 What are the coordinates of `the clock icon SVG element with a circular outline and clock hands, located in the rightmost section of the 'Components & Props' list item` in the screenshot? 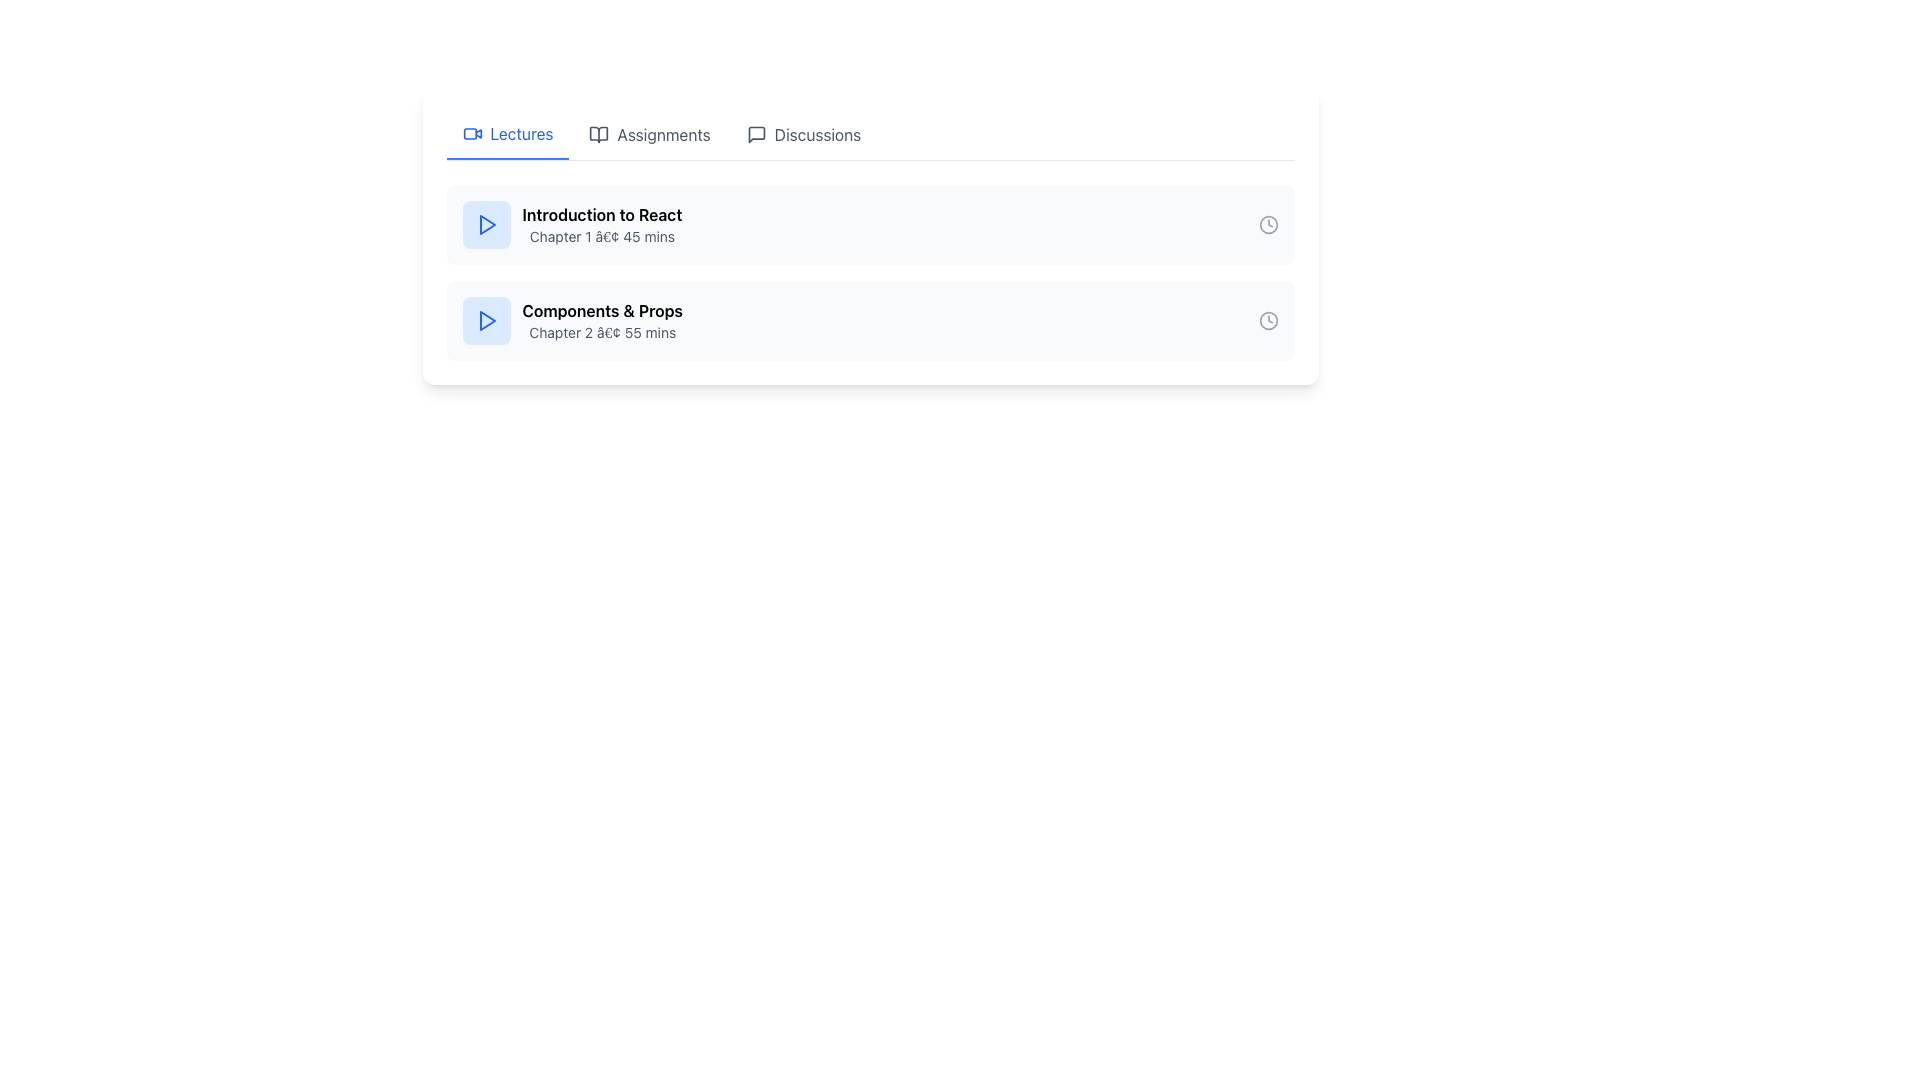 It's located at (1267, 319).